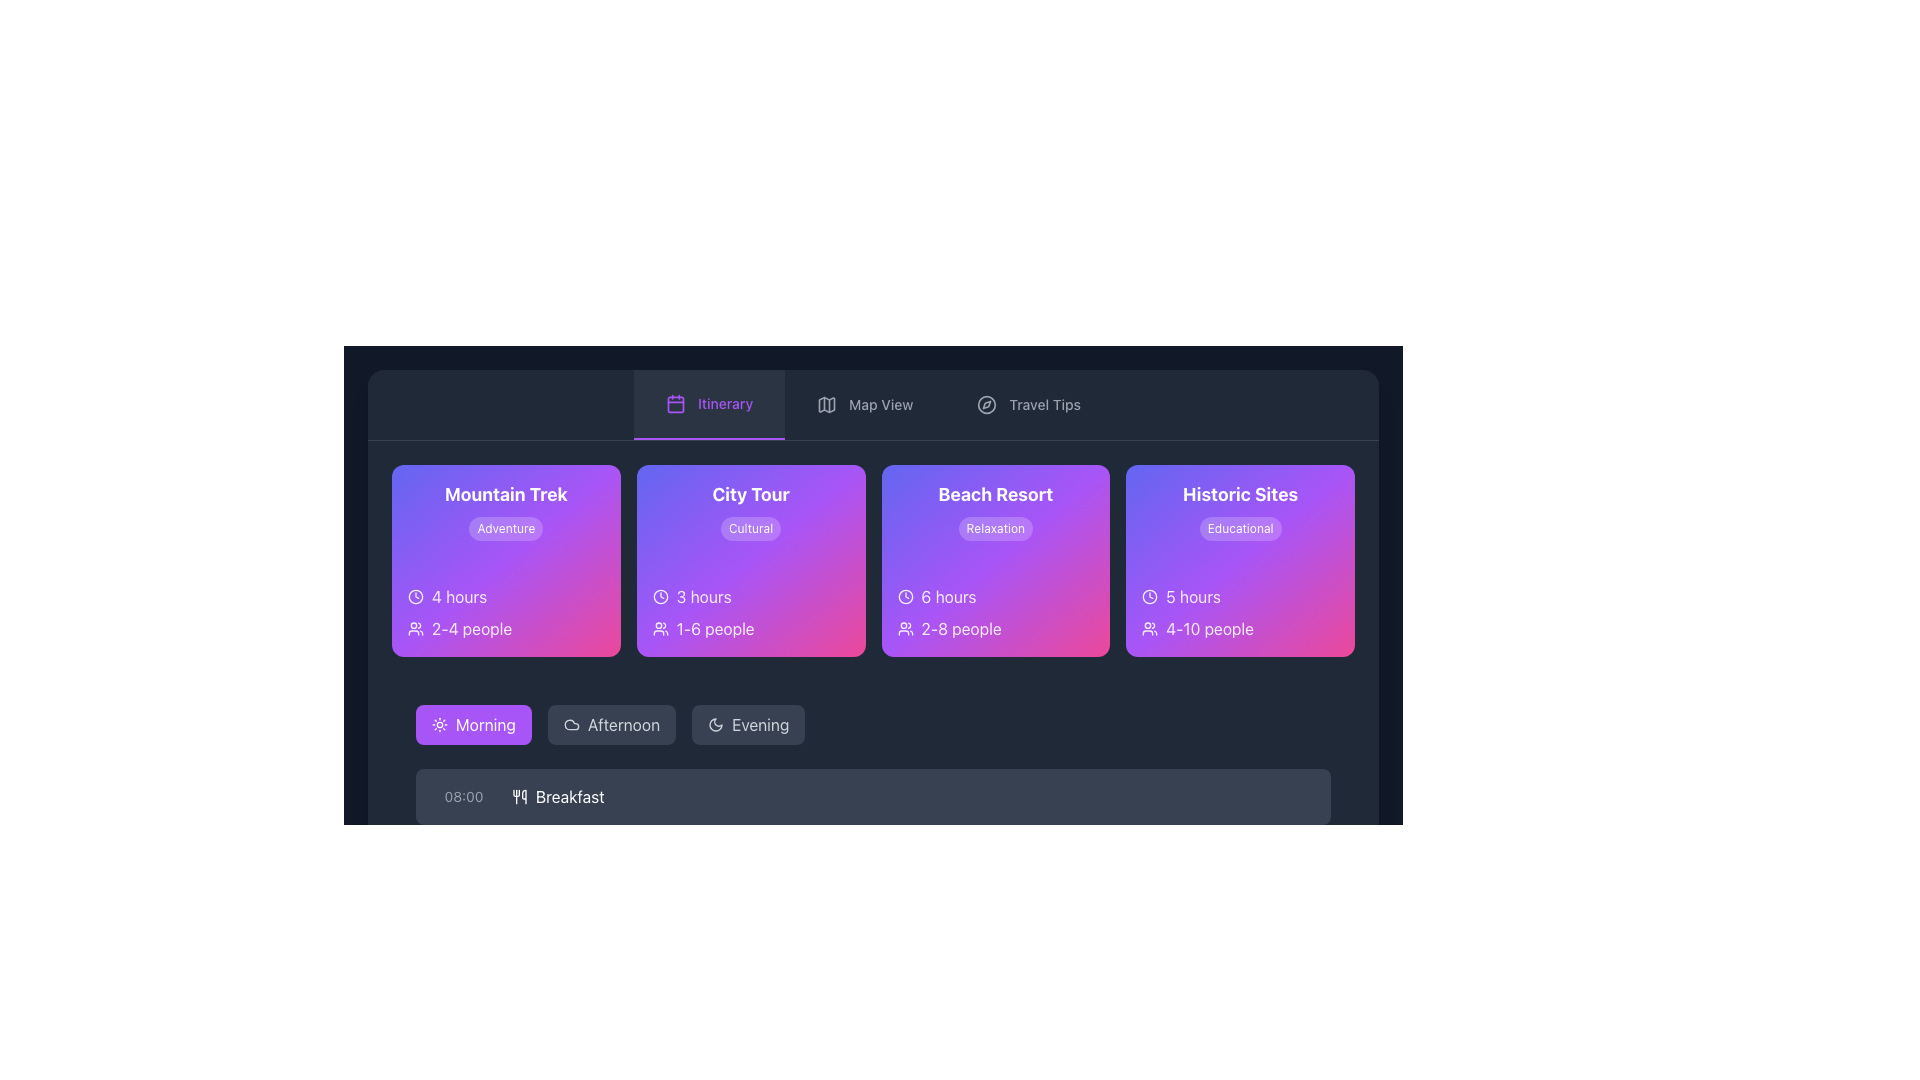 The image size is (1920, 1080). Describe the element at coordinates (1150, 596) in the screenshot. I see `the SVG clock icon located to the left of the '5 hours' text in the 'Historic Sites' card` at that location.